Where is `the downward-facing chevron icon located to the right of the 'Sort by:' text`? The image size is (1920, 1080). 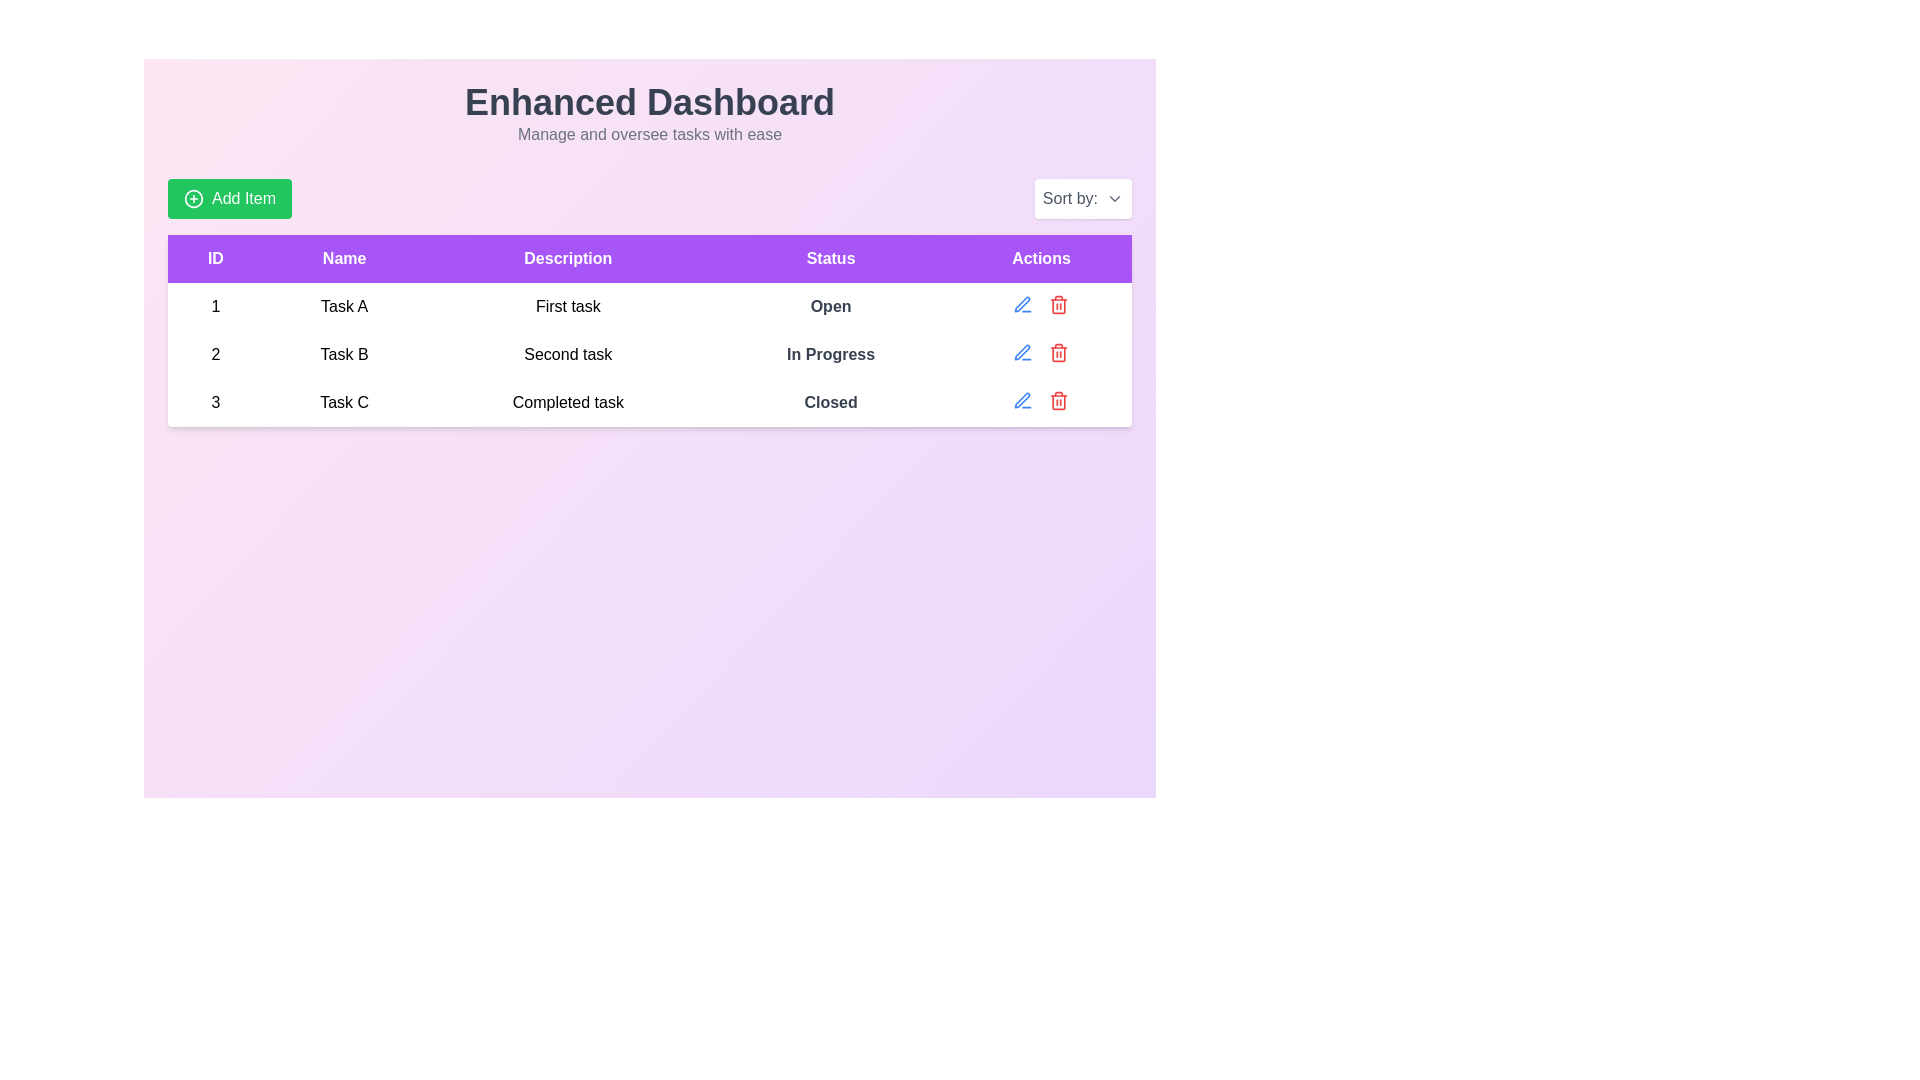 the downward-facing chevron icon located to the right of the 'Sort by:' text is located at coordinates (1113, 199).